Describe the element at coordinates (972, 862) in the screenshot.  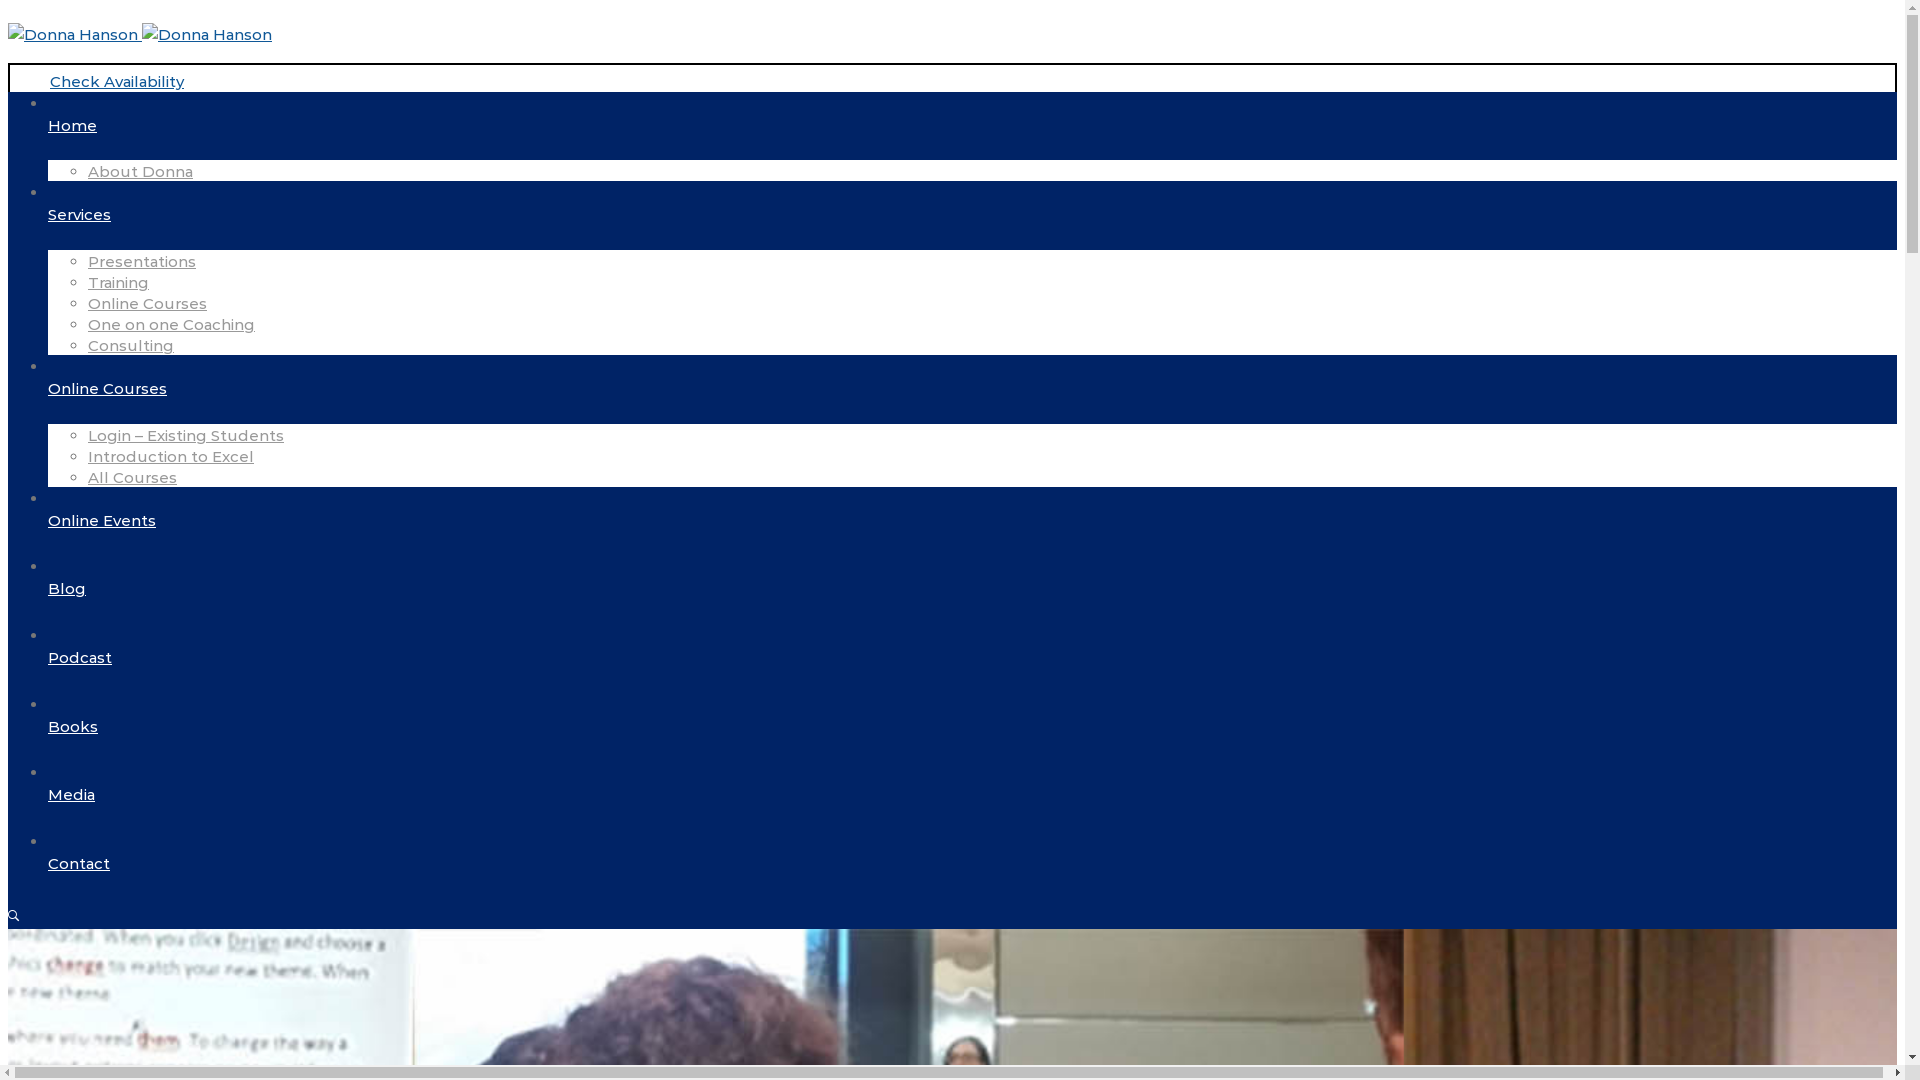
I see `'Contact'` at that location.